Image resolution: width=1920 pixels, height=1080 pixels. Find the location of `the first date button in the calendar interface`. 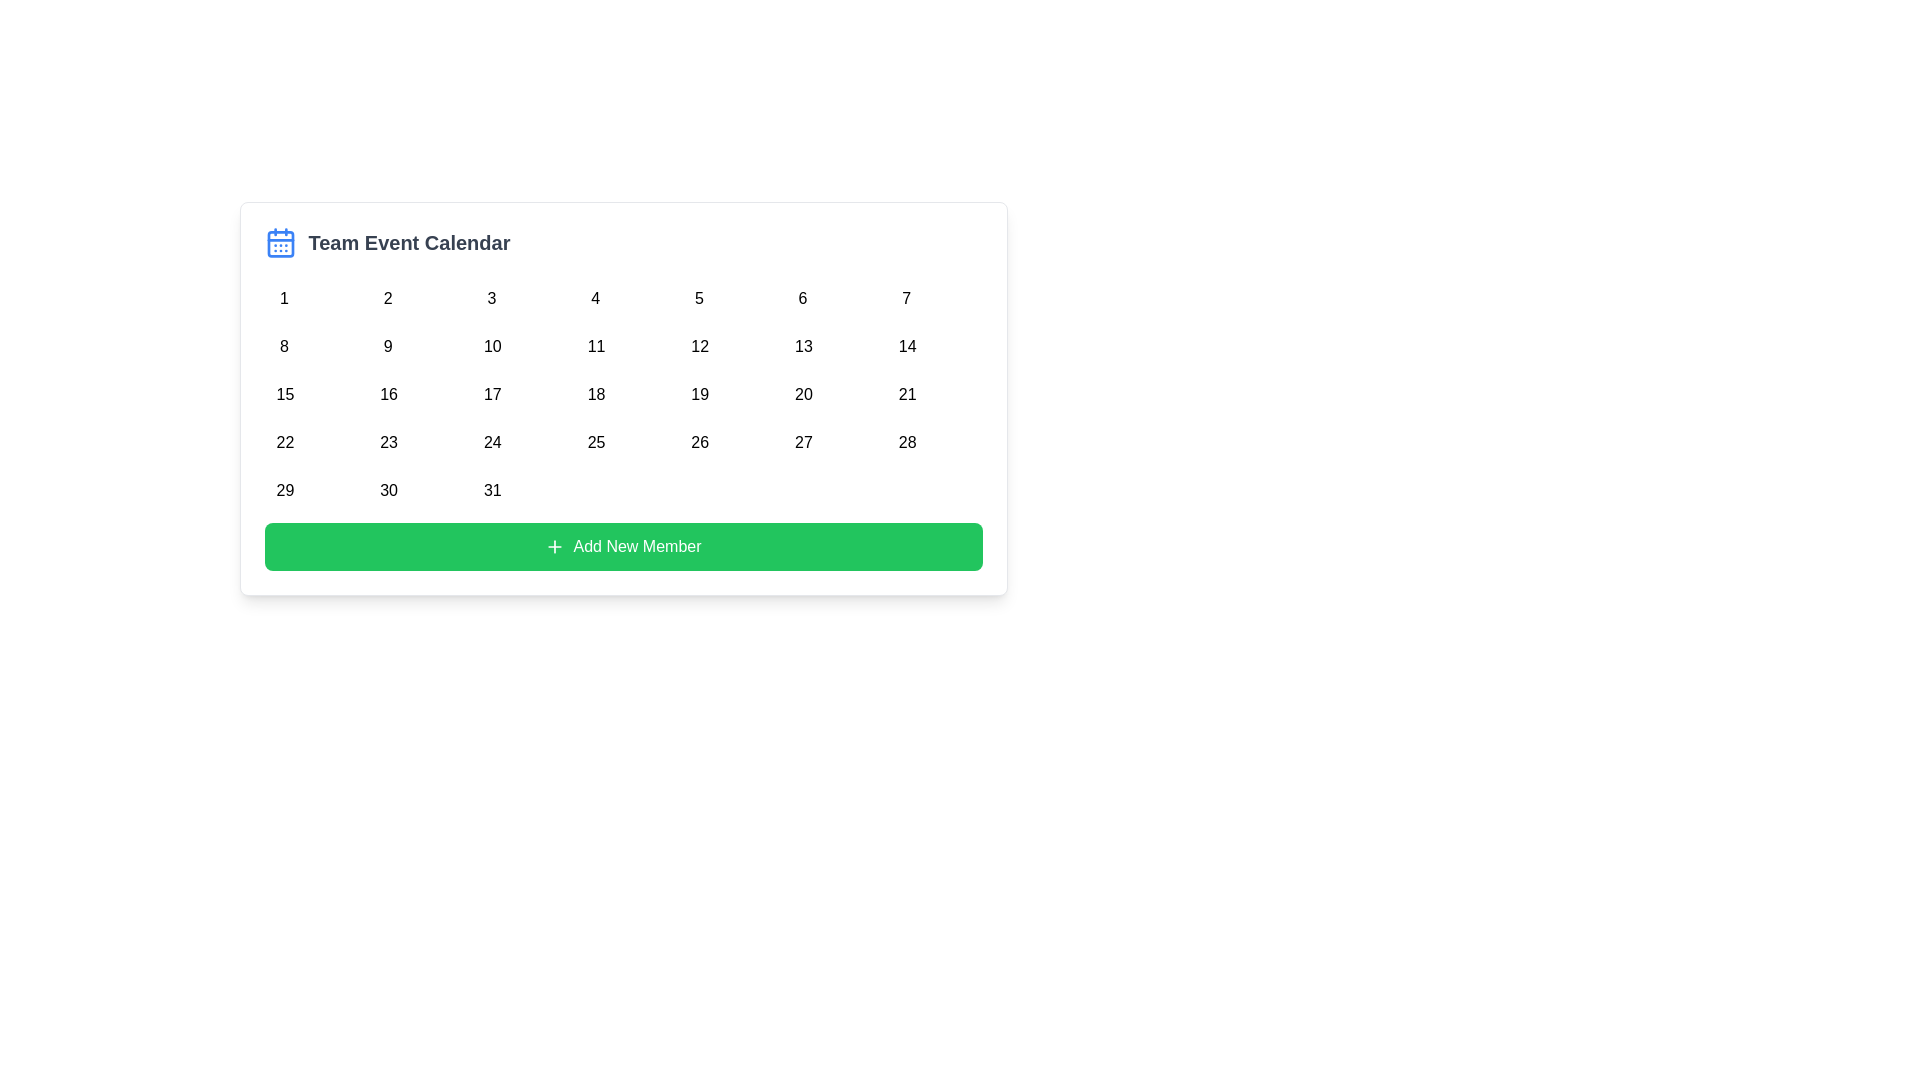

the first date button in the calendar interface is located at coordinates (283, 294).